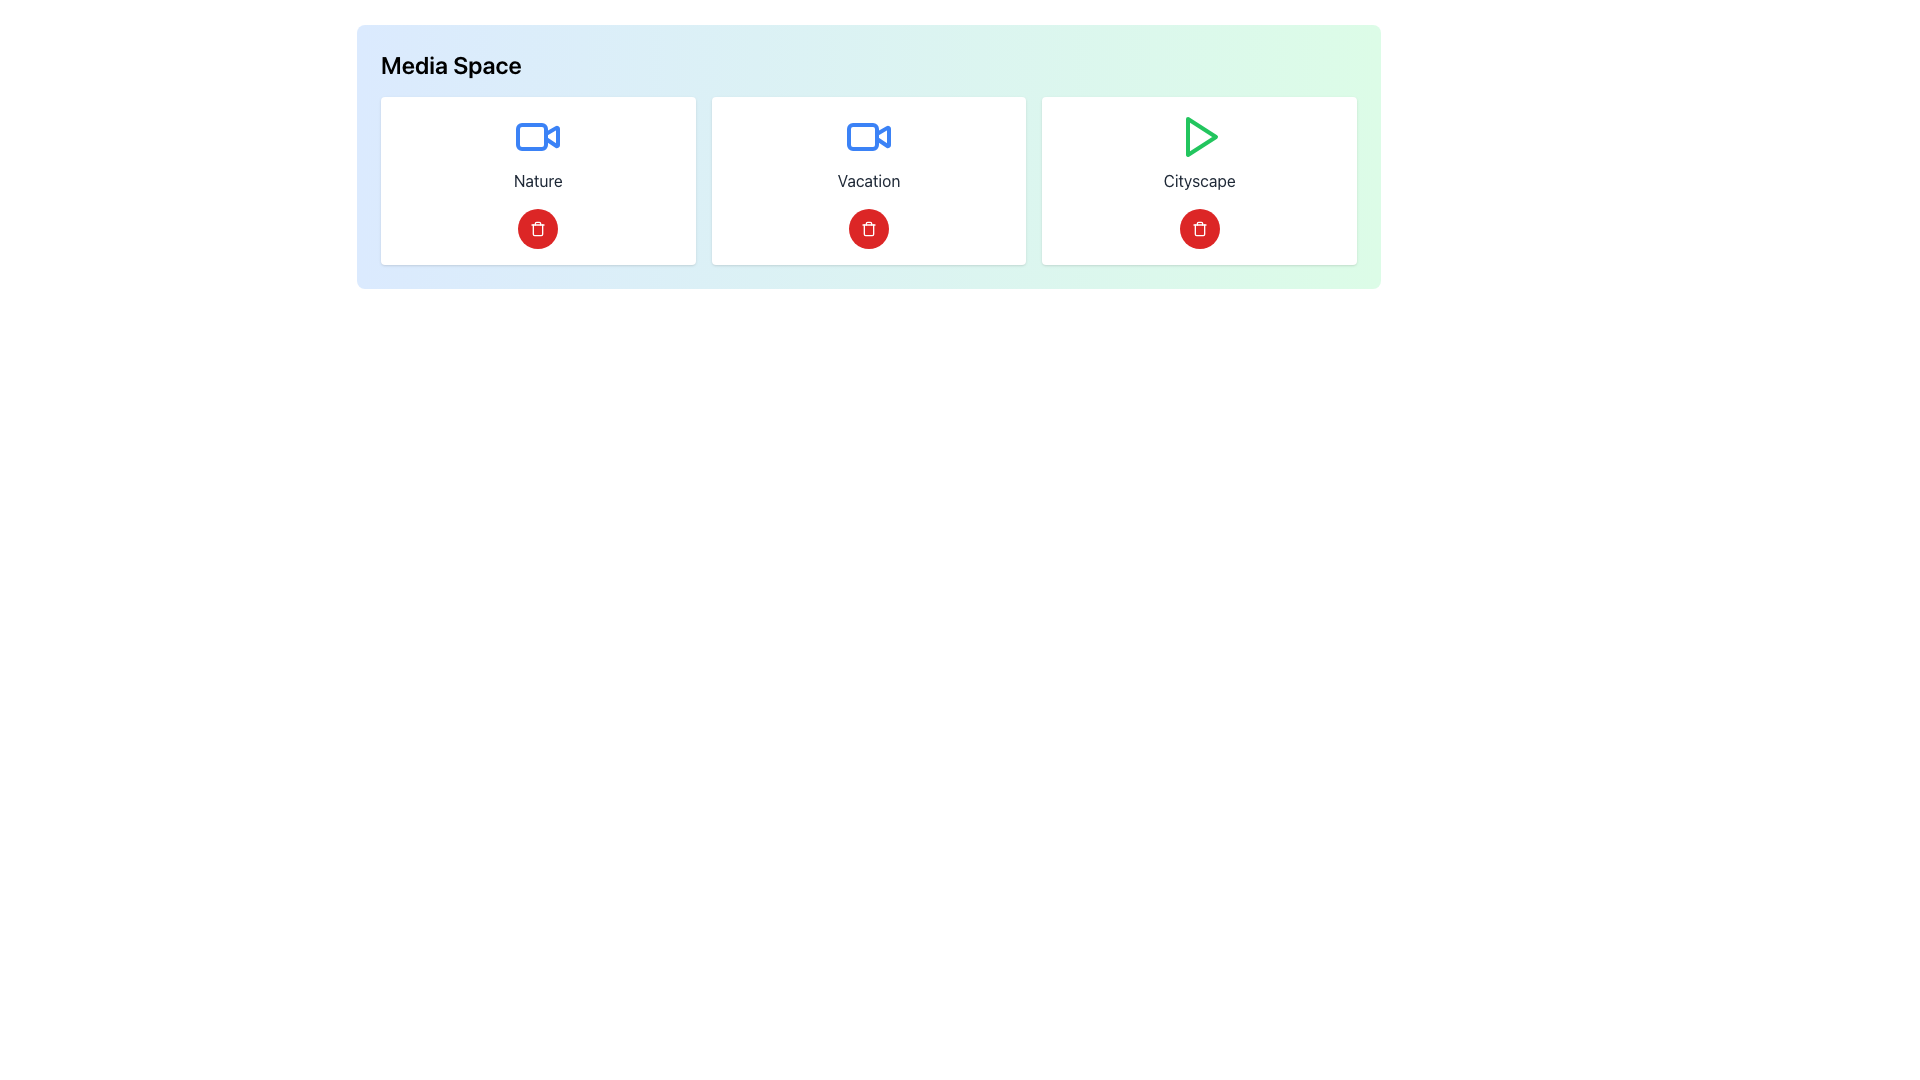 This screenshot has width=1920, height=1080. I want to click on the green triangular play button located at the top central part of the card titled 'Cityscape', so click(1199, 136).